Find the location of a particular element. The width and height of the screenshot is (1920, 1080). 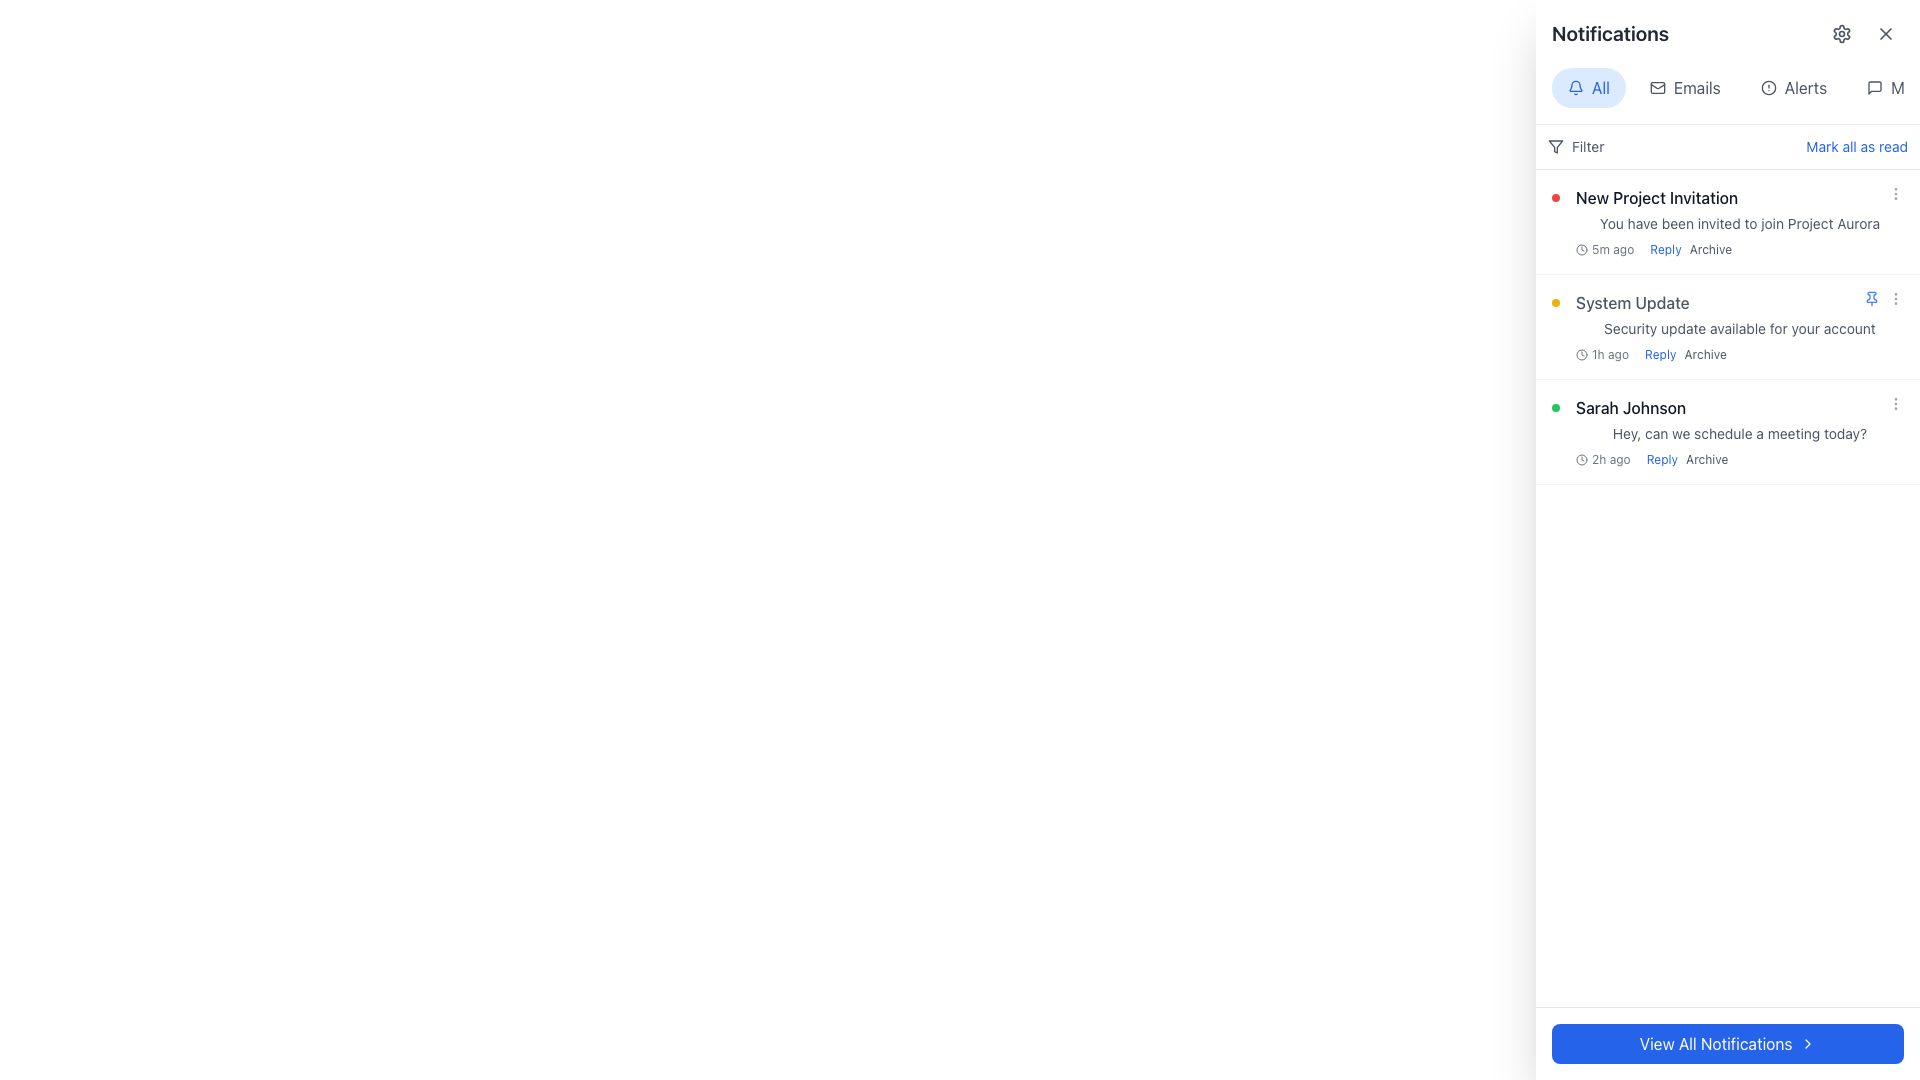

the text block displaying 'New Project Invitation', which is prominently styled in dark gray and positioned at the top left corner of its notification item is located at coordinates (1657, 197).